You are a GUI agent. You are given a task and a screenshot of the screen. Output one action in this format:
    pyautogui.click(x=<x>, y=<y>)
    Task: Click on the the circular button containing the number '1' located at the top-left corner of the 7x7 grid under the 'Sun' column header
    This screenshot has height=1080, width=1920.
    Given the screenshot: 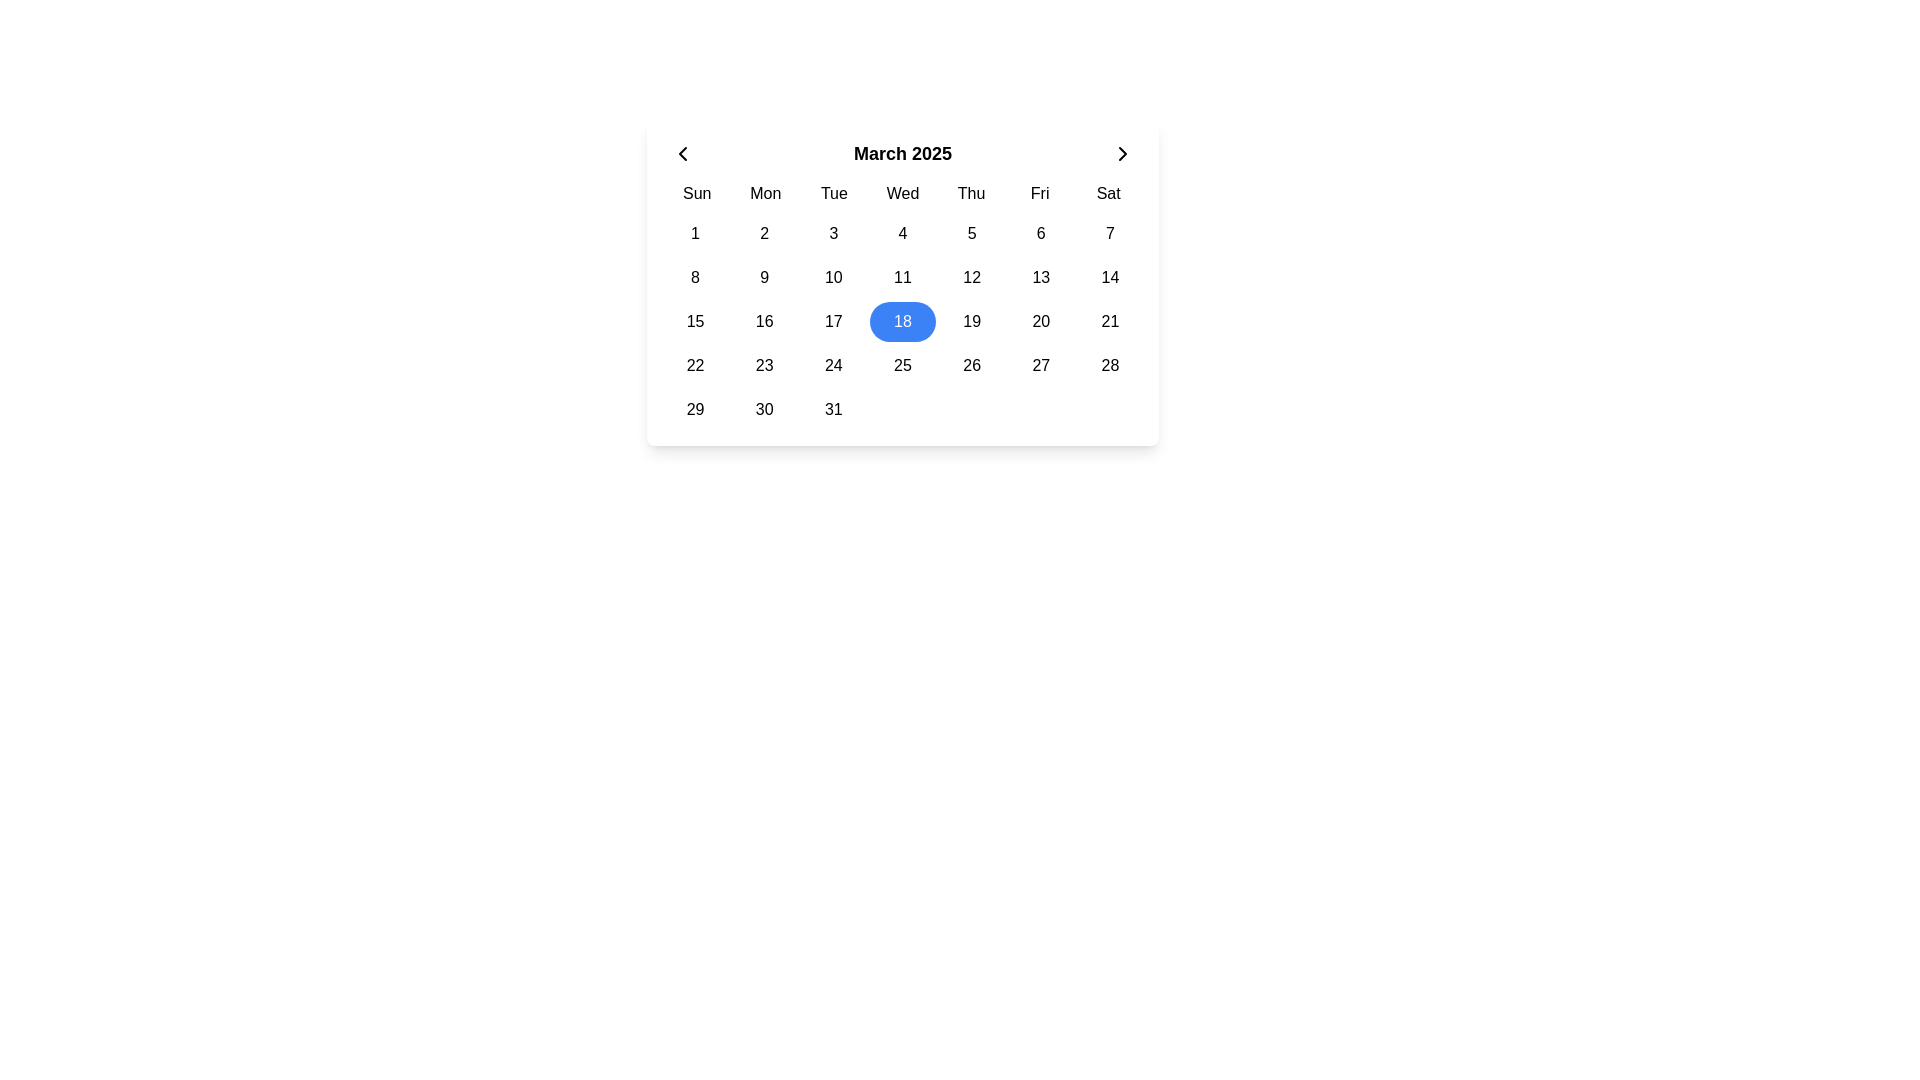 What is the action you would take?
    pyautogui.click(x=695, y=233)
    